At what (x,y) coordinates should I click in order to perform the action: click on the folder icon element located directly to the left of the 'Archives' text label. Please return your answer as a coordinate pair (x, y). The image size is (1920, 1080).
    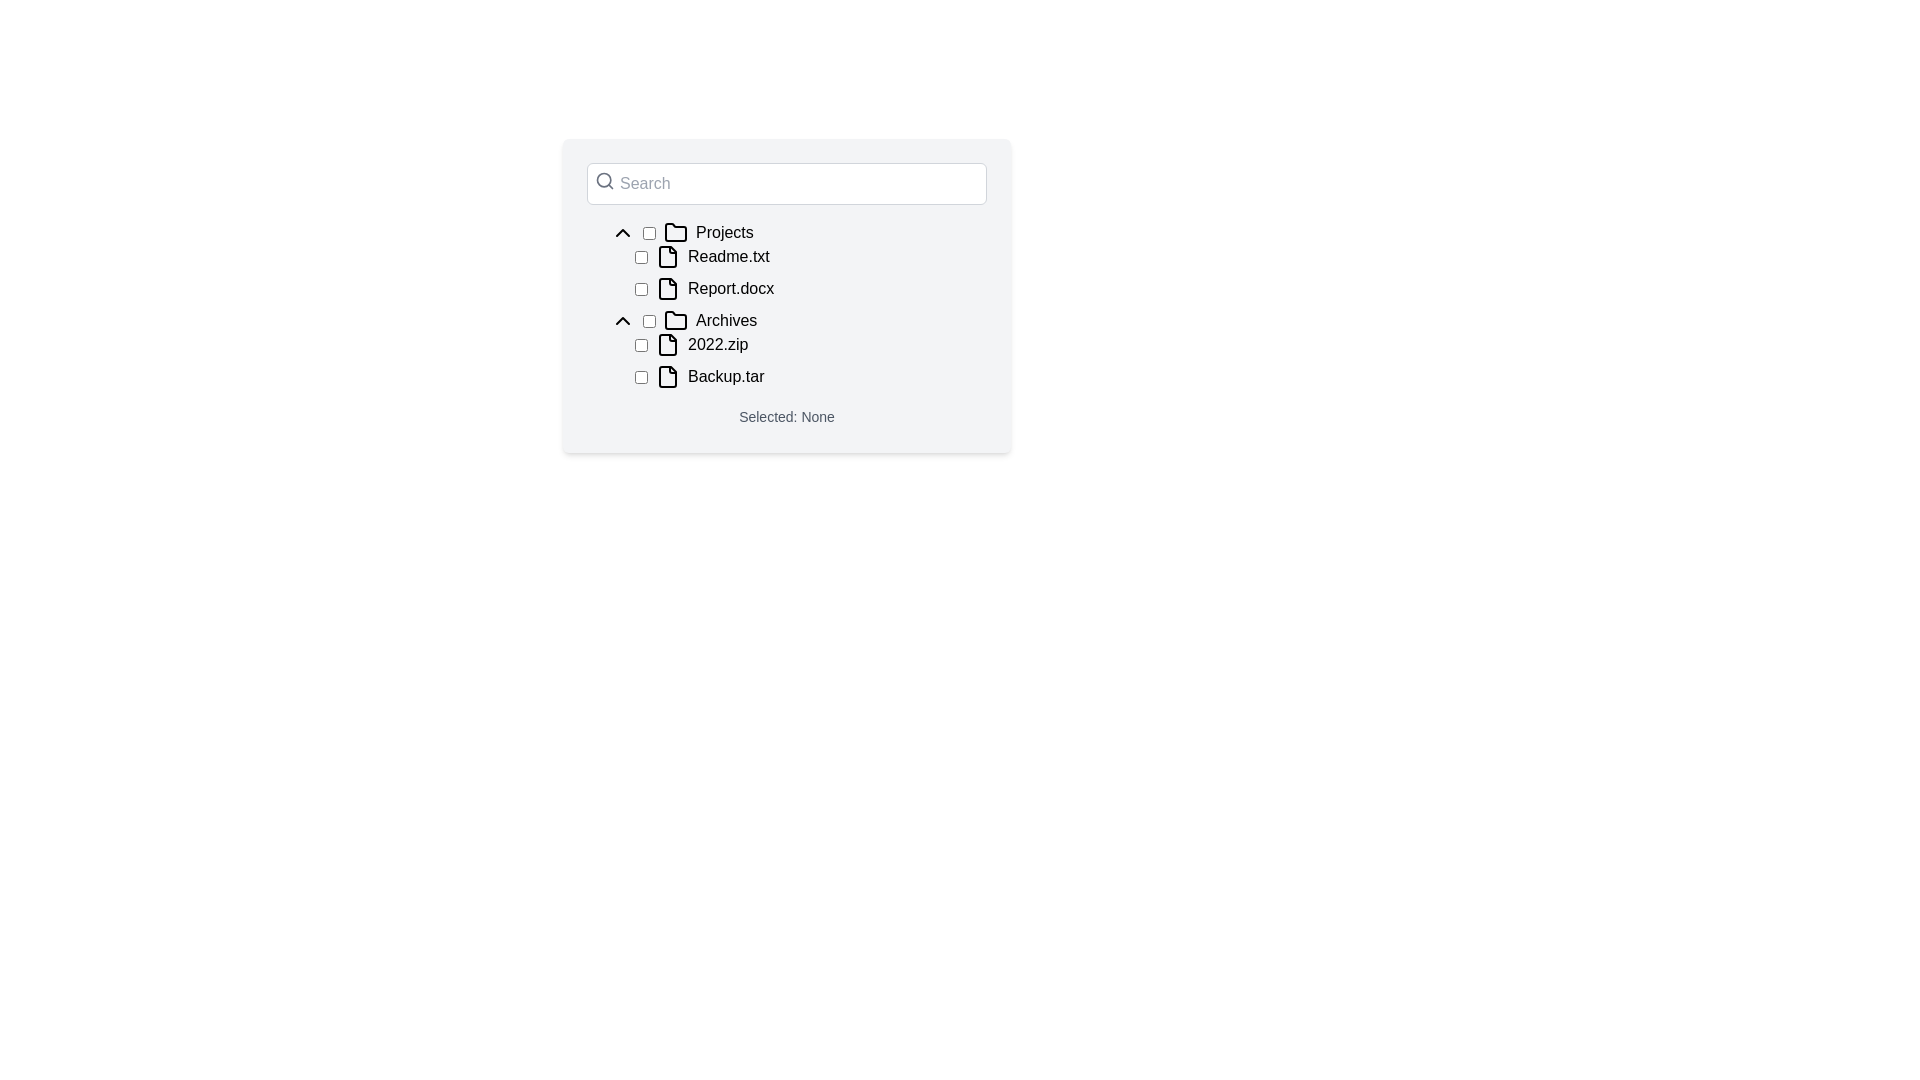
    Looking at the image, I should click on (676, 319).